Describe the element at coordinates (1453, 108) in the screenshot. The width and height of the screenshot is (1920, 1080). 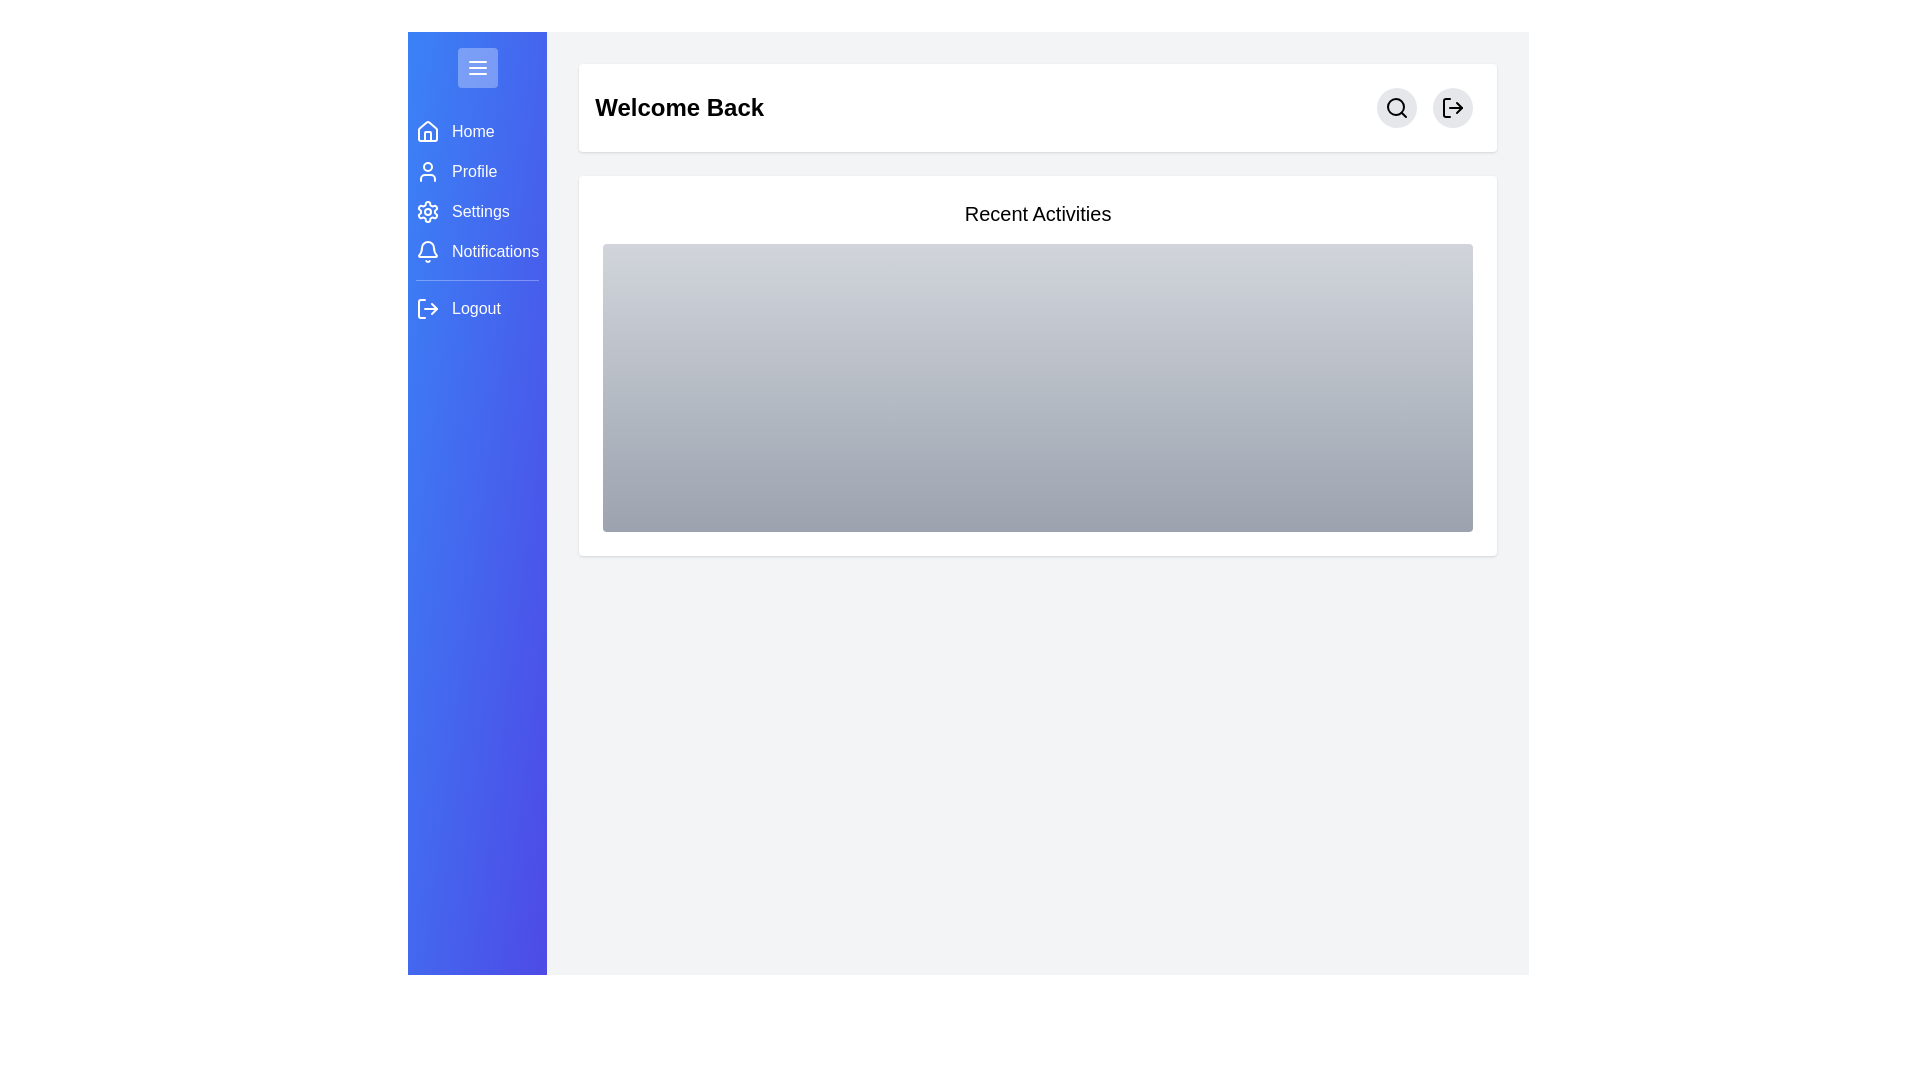
I see `the small right-pointing arrow button with a light gray background in the top-right corner` at that location.